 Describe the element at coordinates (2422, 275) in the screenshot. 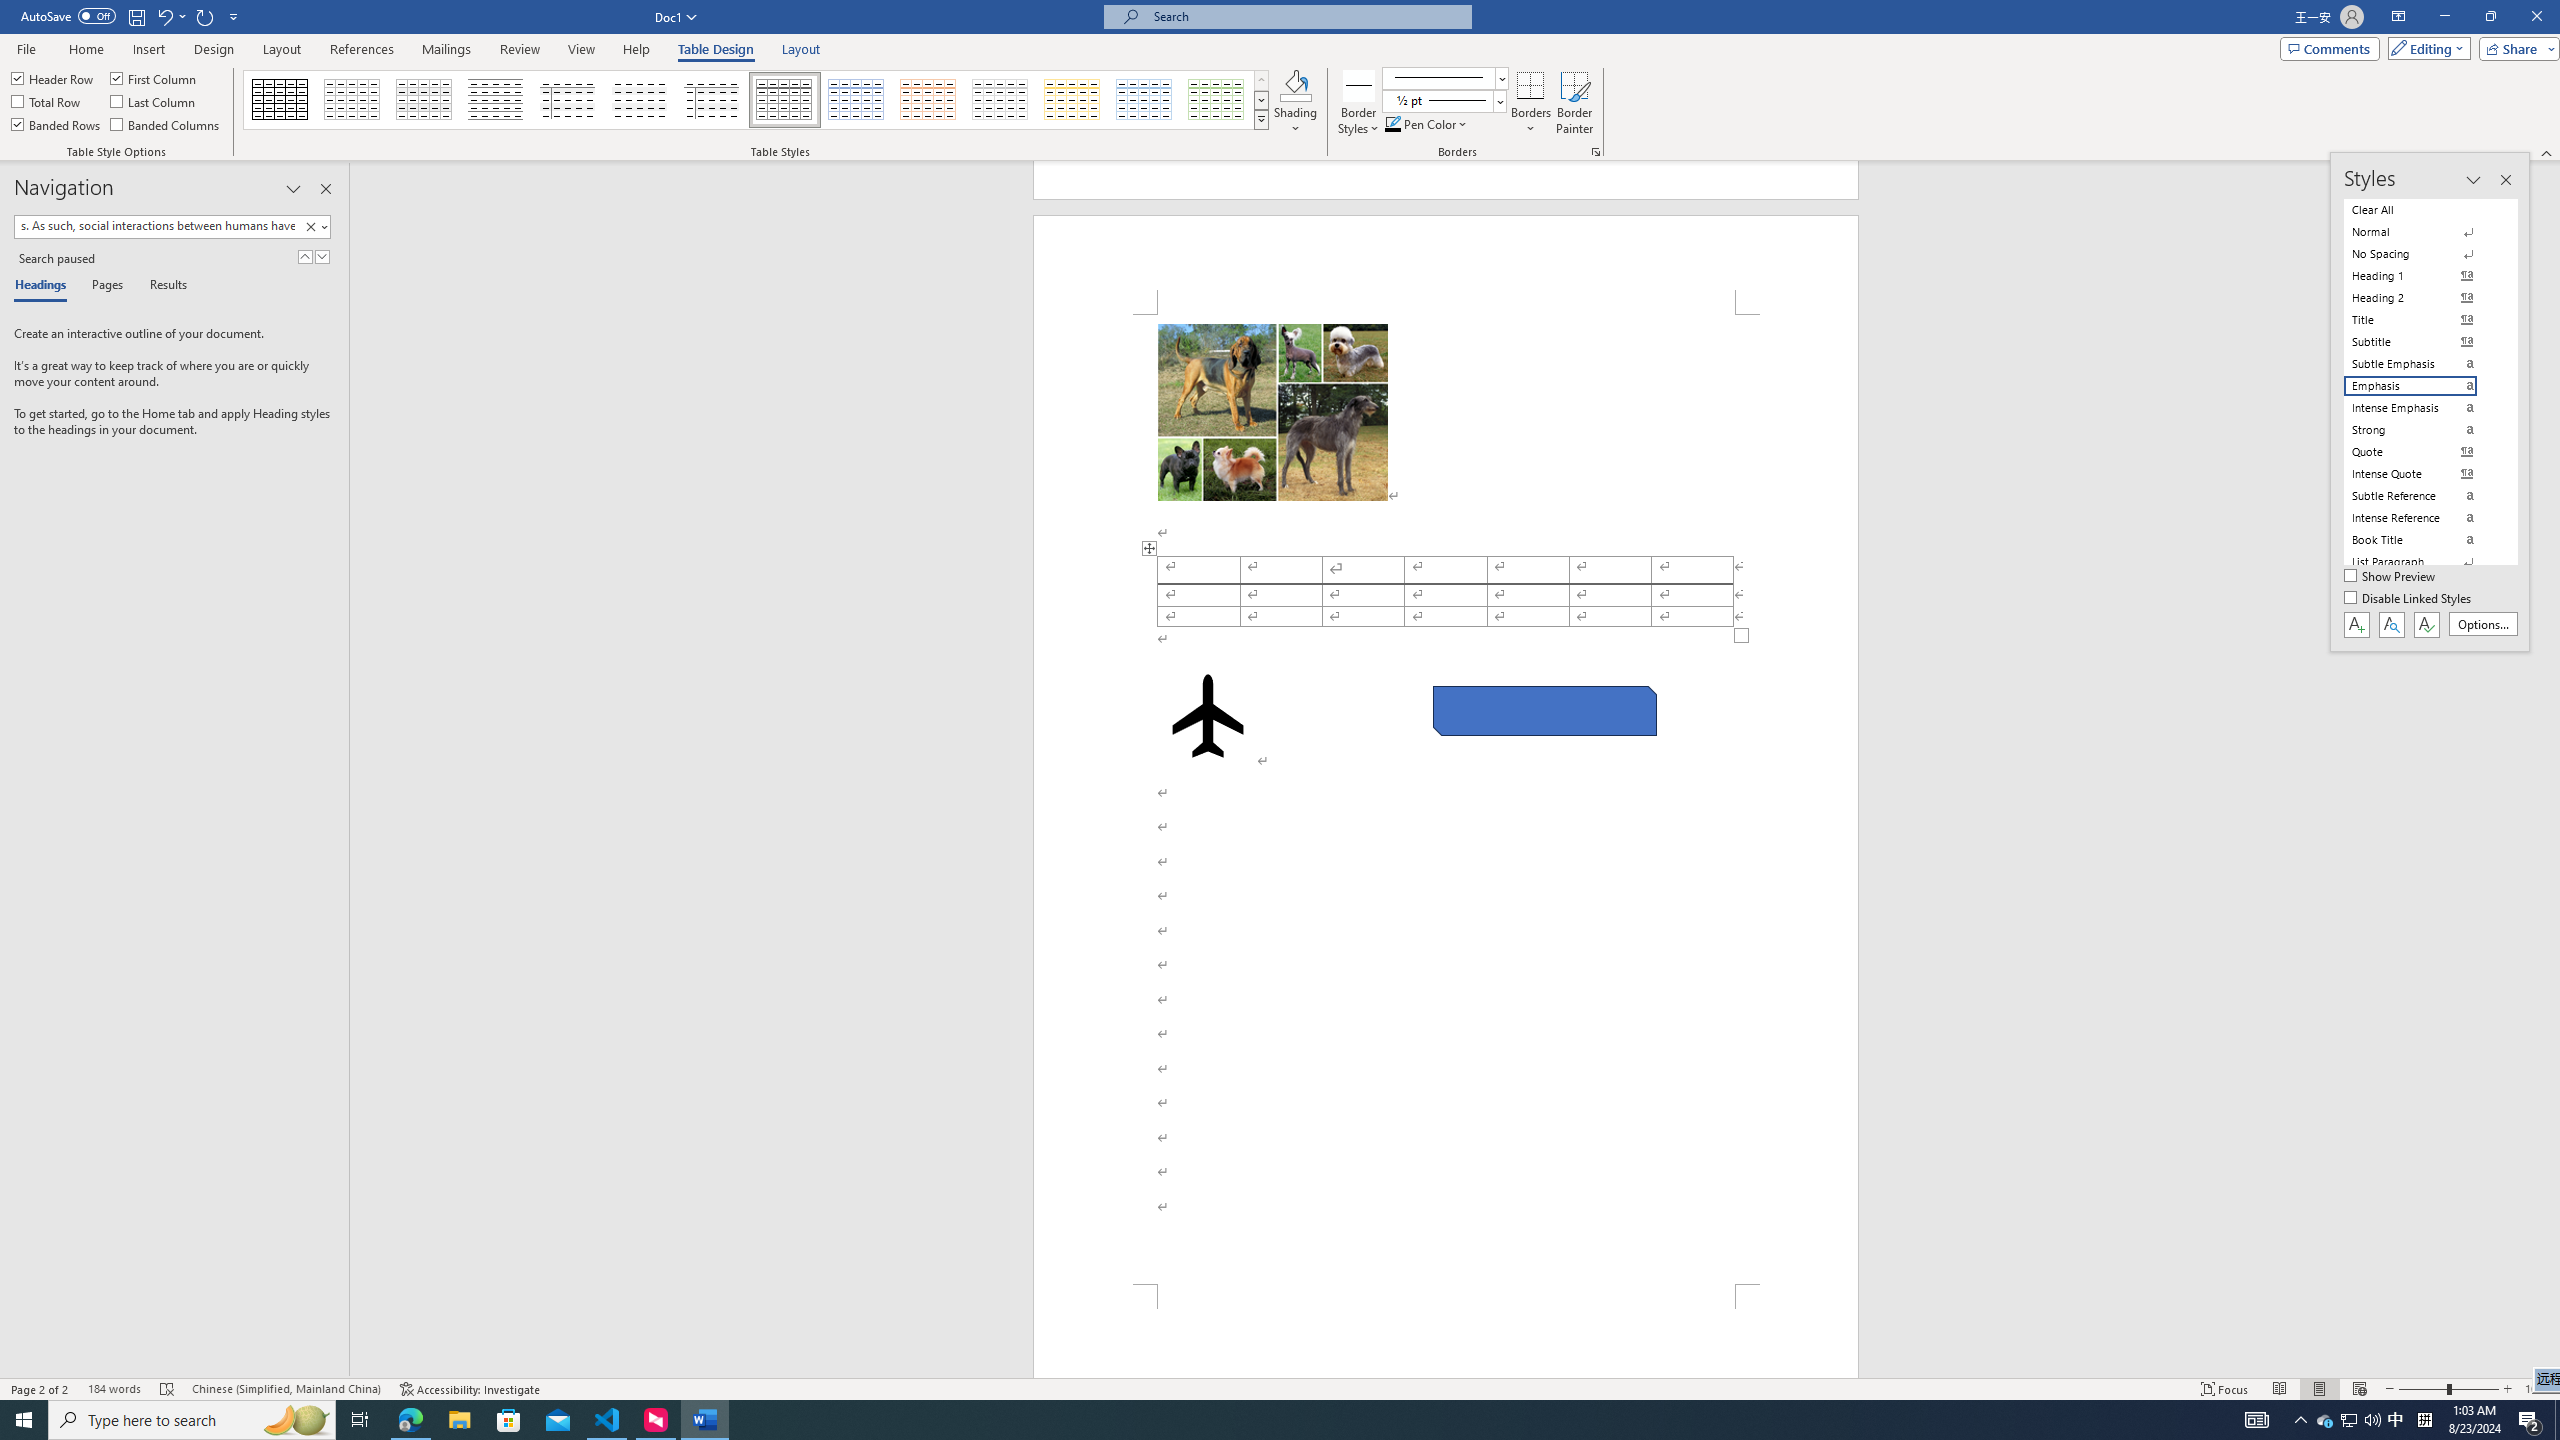

I see `'Heading 1'` at that location.